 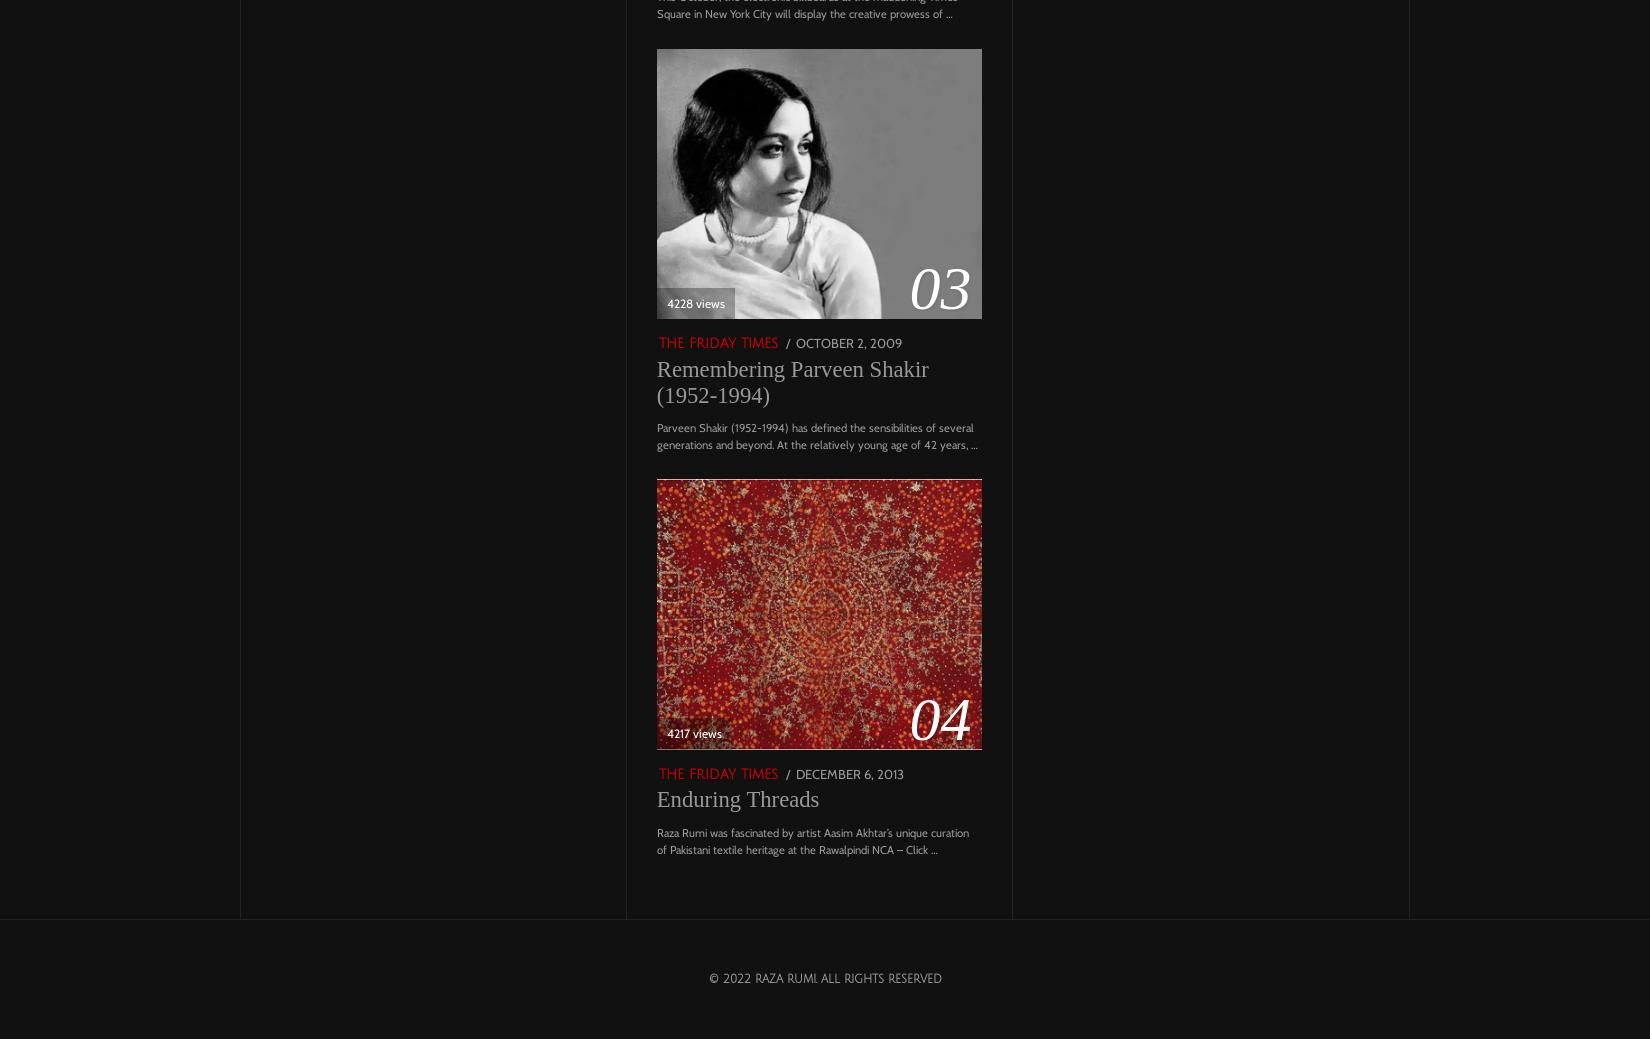 I want to click on '04', so click(x=940, y=716).